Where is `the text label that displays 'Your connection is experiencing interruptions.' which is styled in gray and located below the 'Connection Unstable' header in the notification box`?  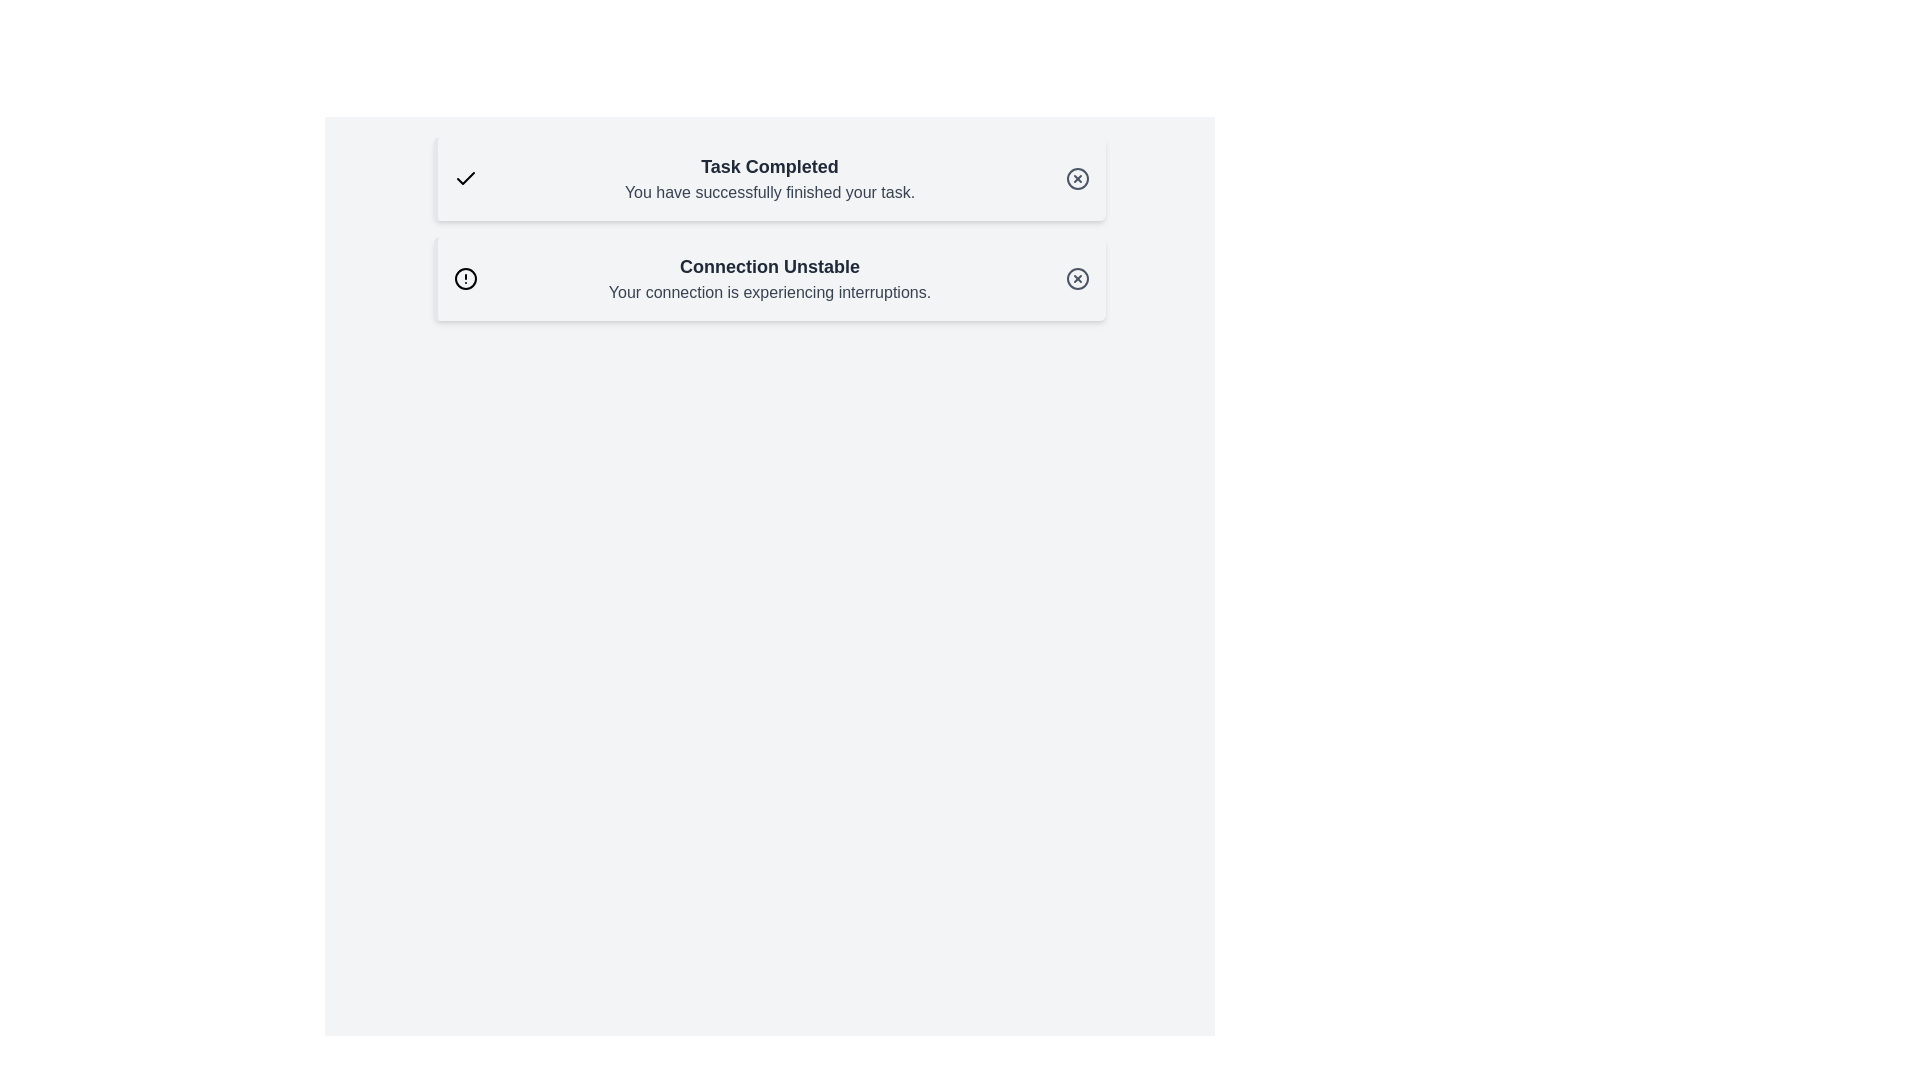 the text label that displays 'Your connection is experiencing interruptions.' which is styled in gray and located below the 'Connection Unstable' header in the notification box is located at coordinates (768, 293).